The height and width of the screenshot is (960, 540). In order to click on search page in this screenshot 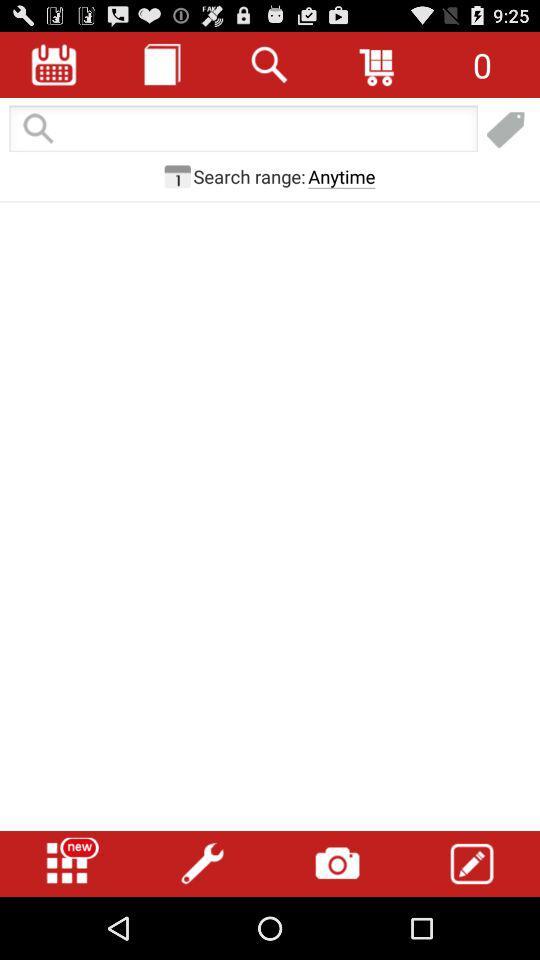, I will do `click(243, 129)`.